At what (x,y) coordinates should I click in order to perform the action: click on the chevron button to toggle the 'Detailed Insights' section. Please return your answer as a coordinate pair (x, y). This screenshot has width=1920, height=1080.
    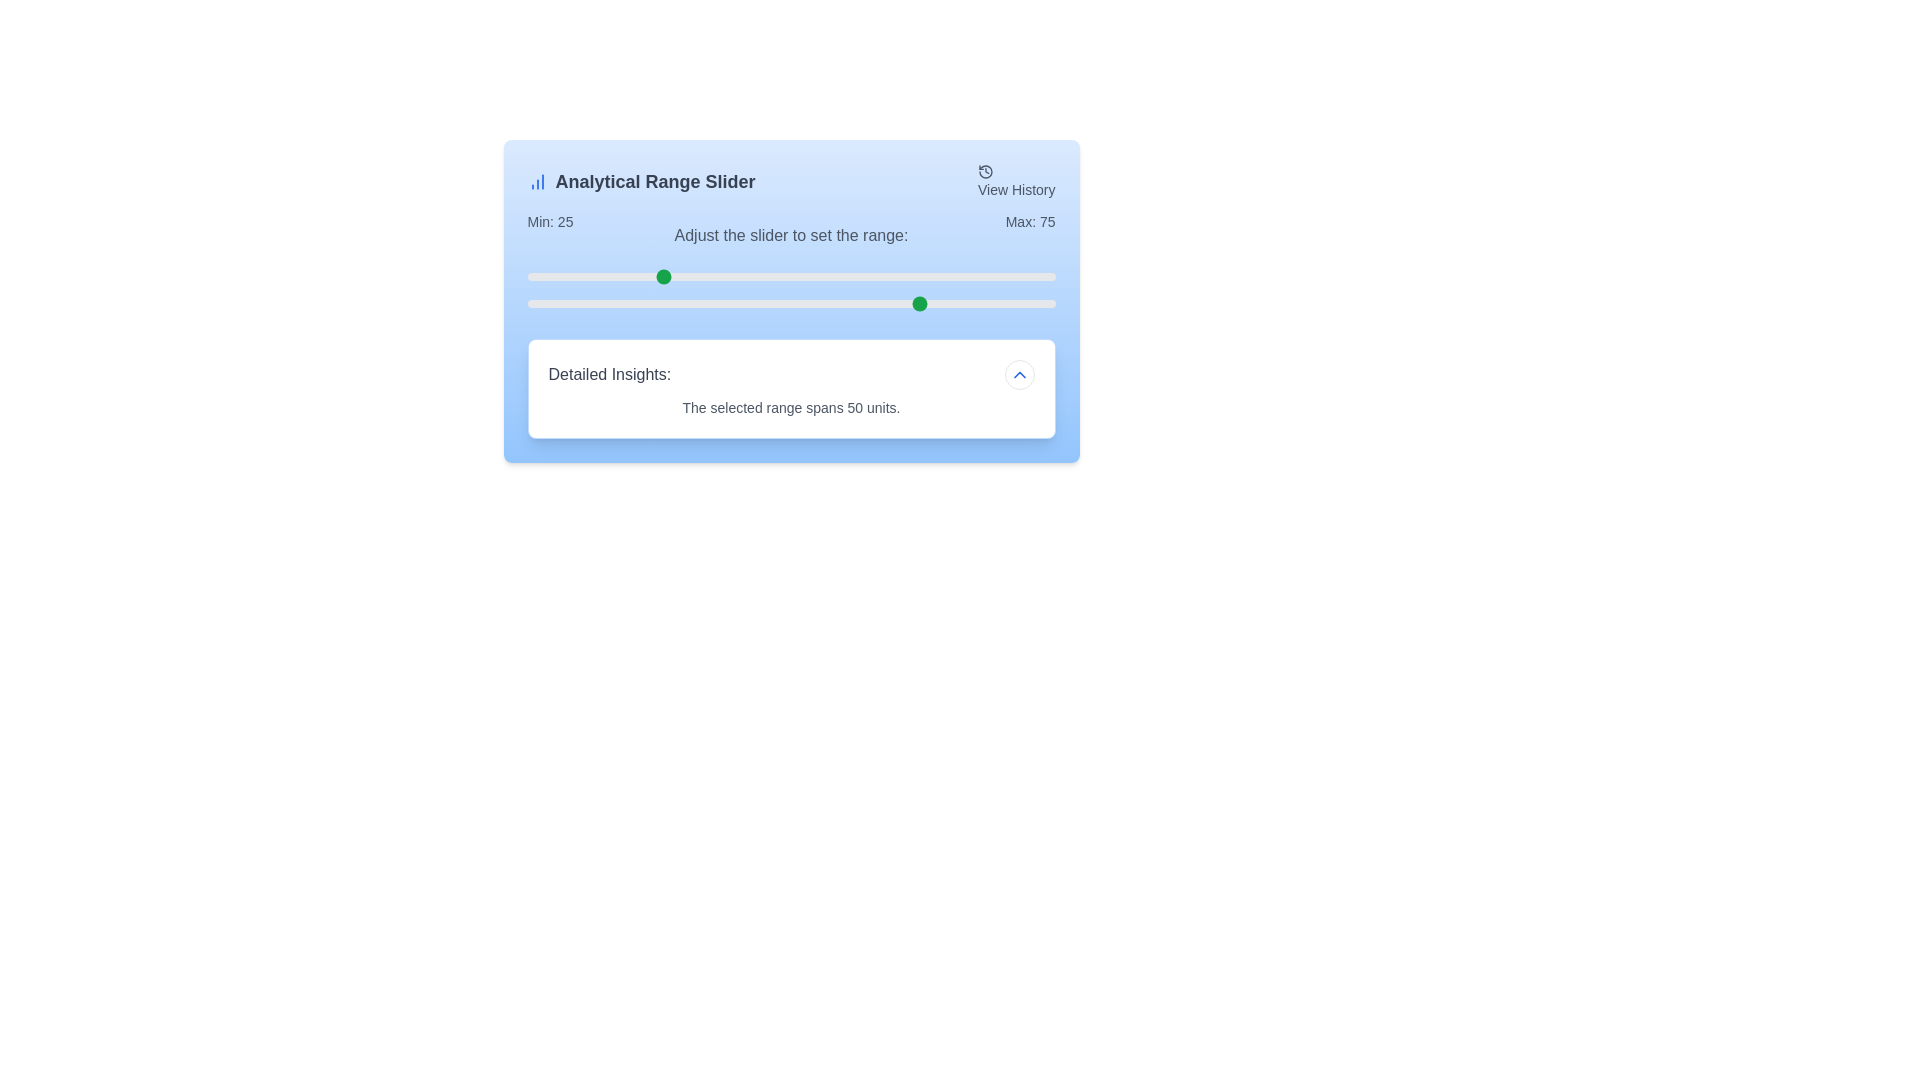
    Looking at the image, I should click on (1019, 374).